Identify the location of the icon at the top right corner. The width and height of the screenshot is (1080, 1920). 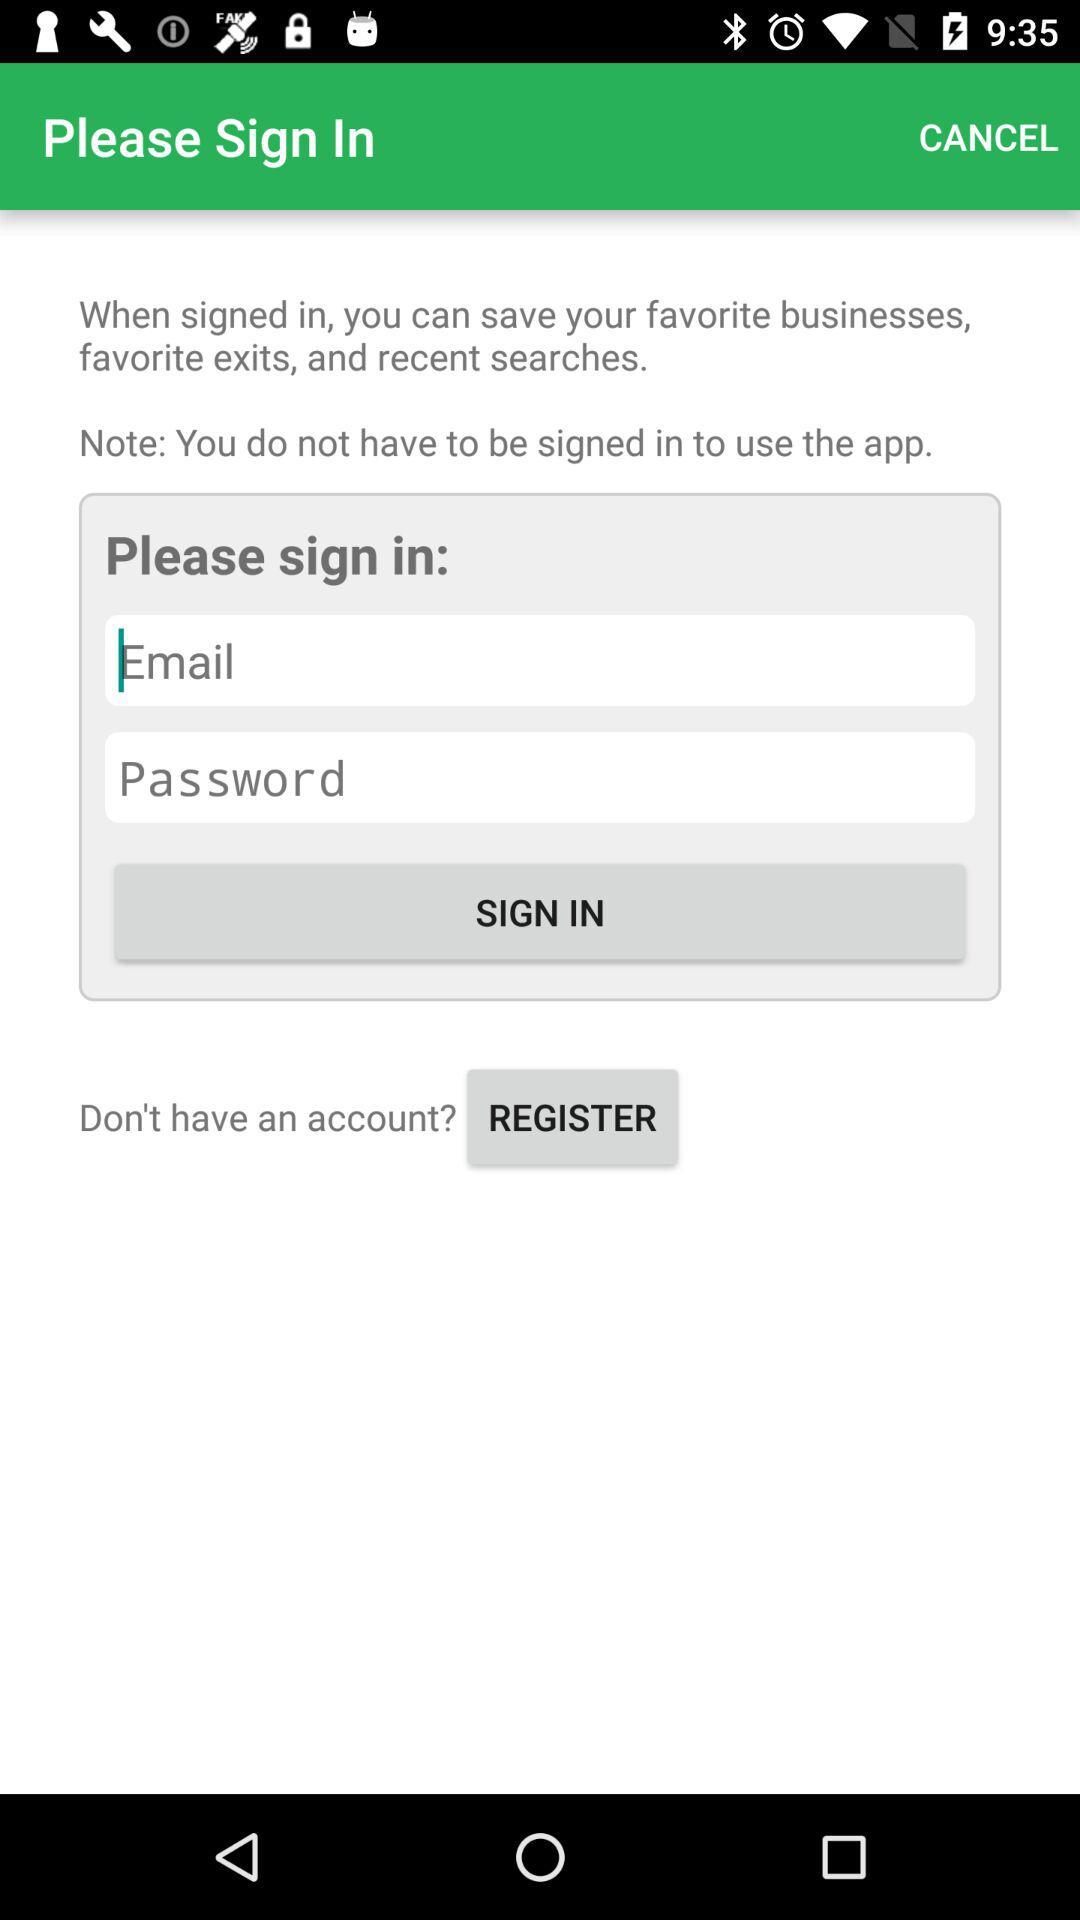
(987, 135).